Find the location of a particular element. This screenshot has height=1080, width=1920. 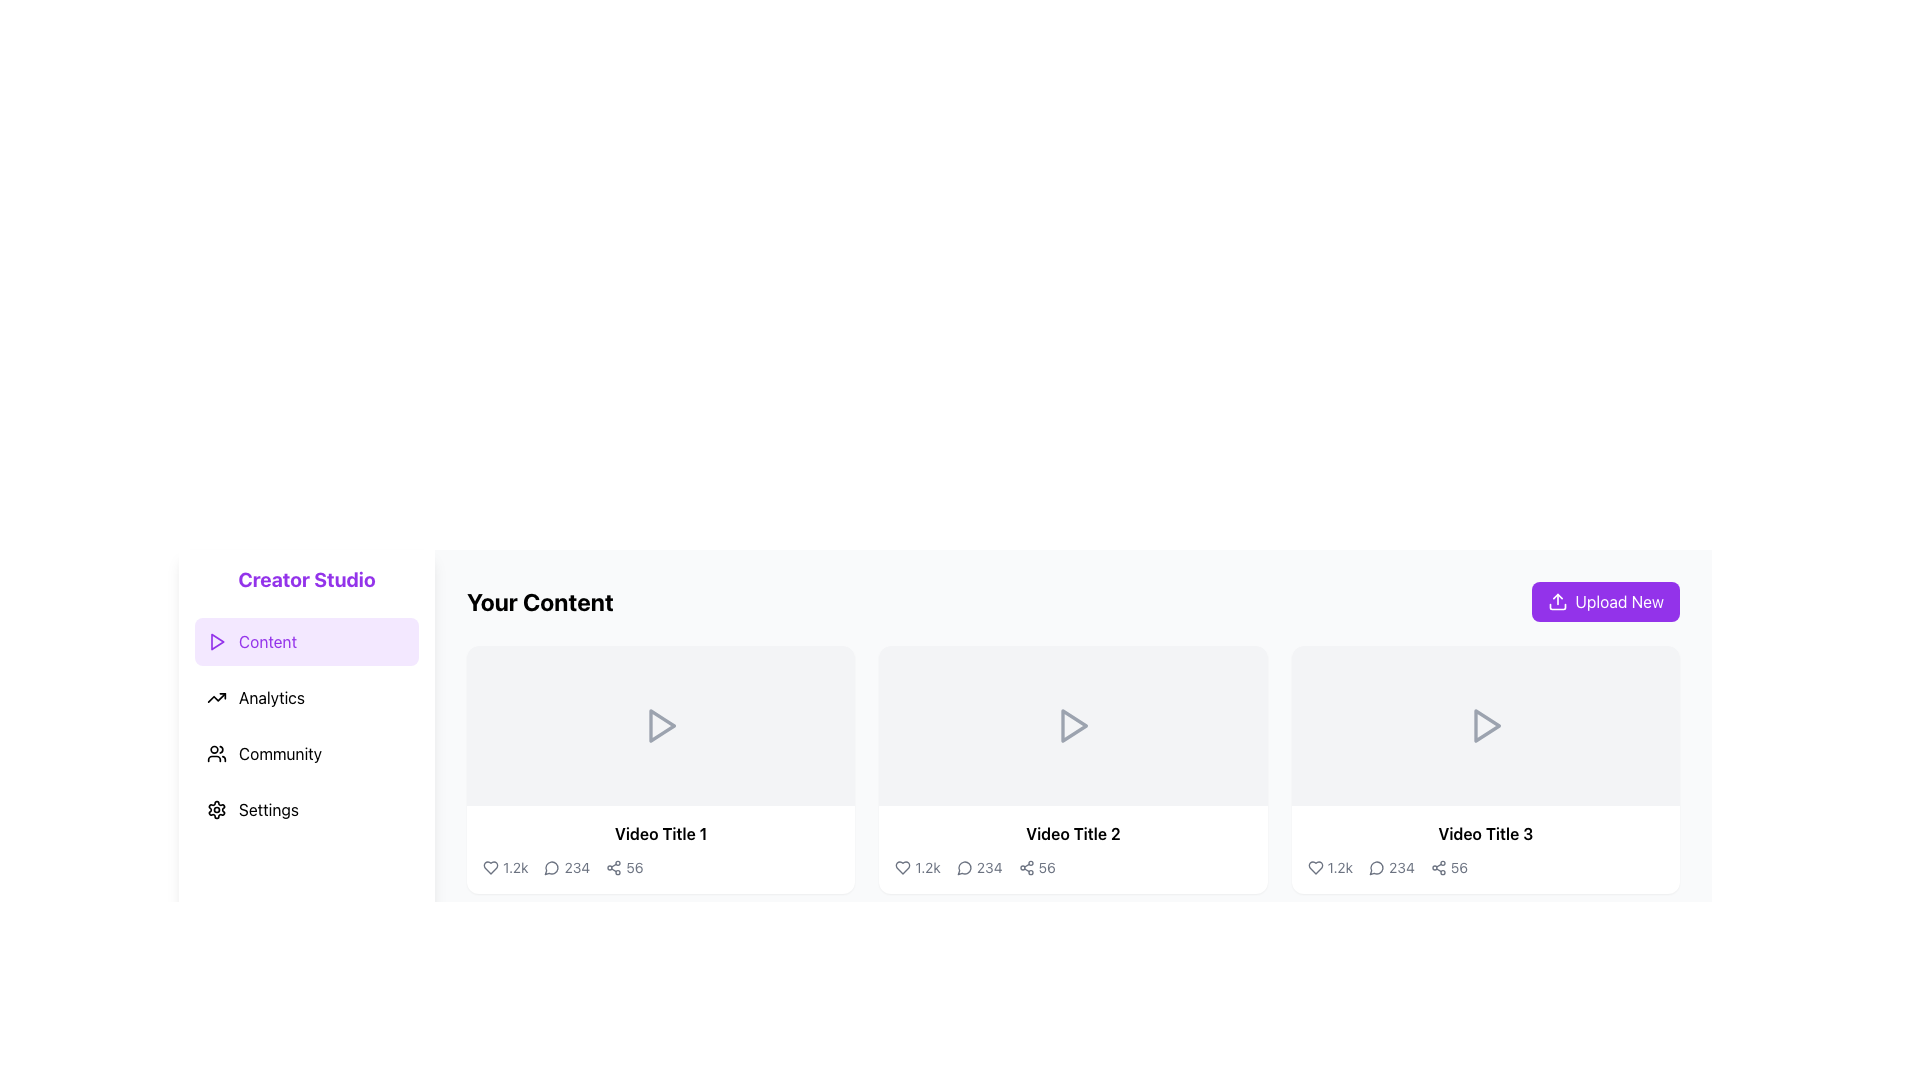

the Statistical display showing engagement statistics for 'Video Title 3' in the third video card of the 'Your Content' section is located at coordinates (1485, 866).